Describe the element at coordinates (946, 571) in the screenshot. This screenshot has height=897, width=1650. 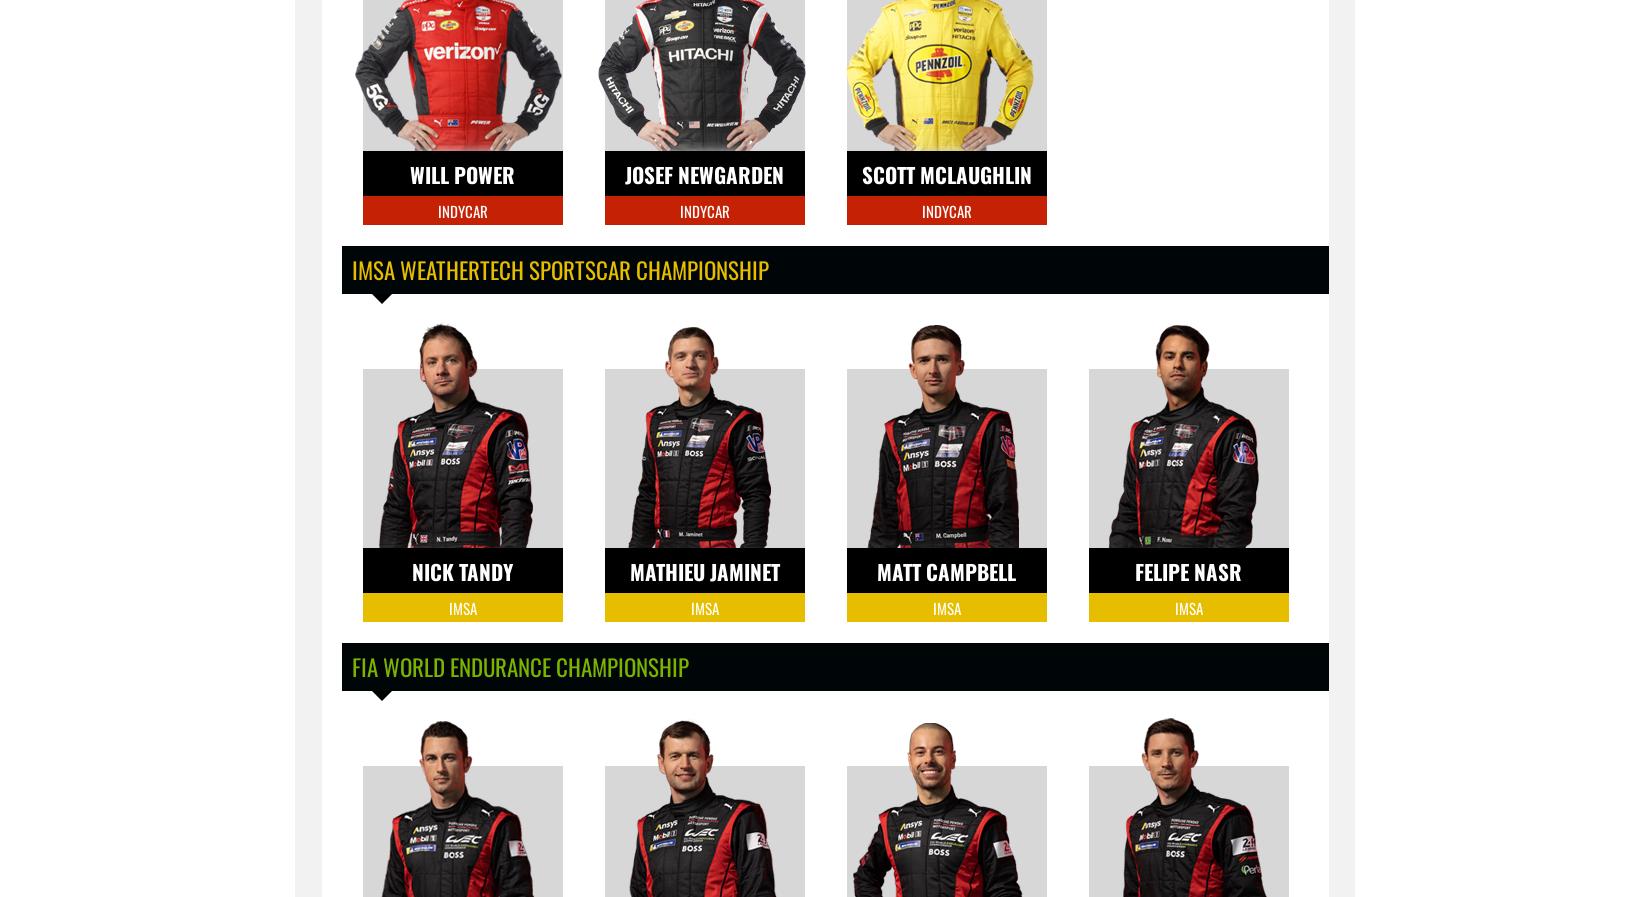
I see `'Matt Campbell'` at that location.